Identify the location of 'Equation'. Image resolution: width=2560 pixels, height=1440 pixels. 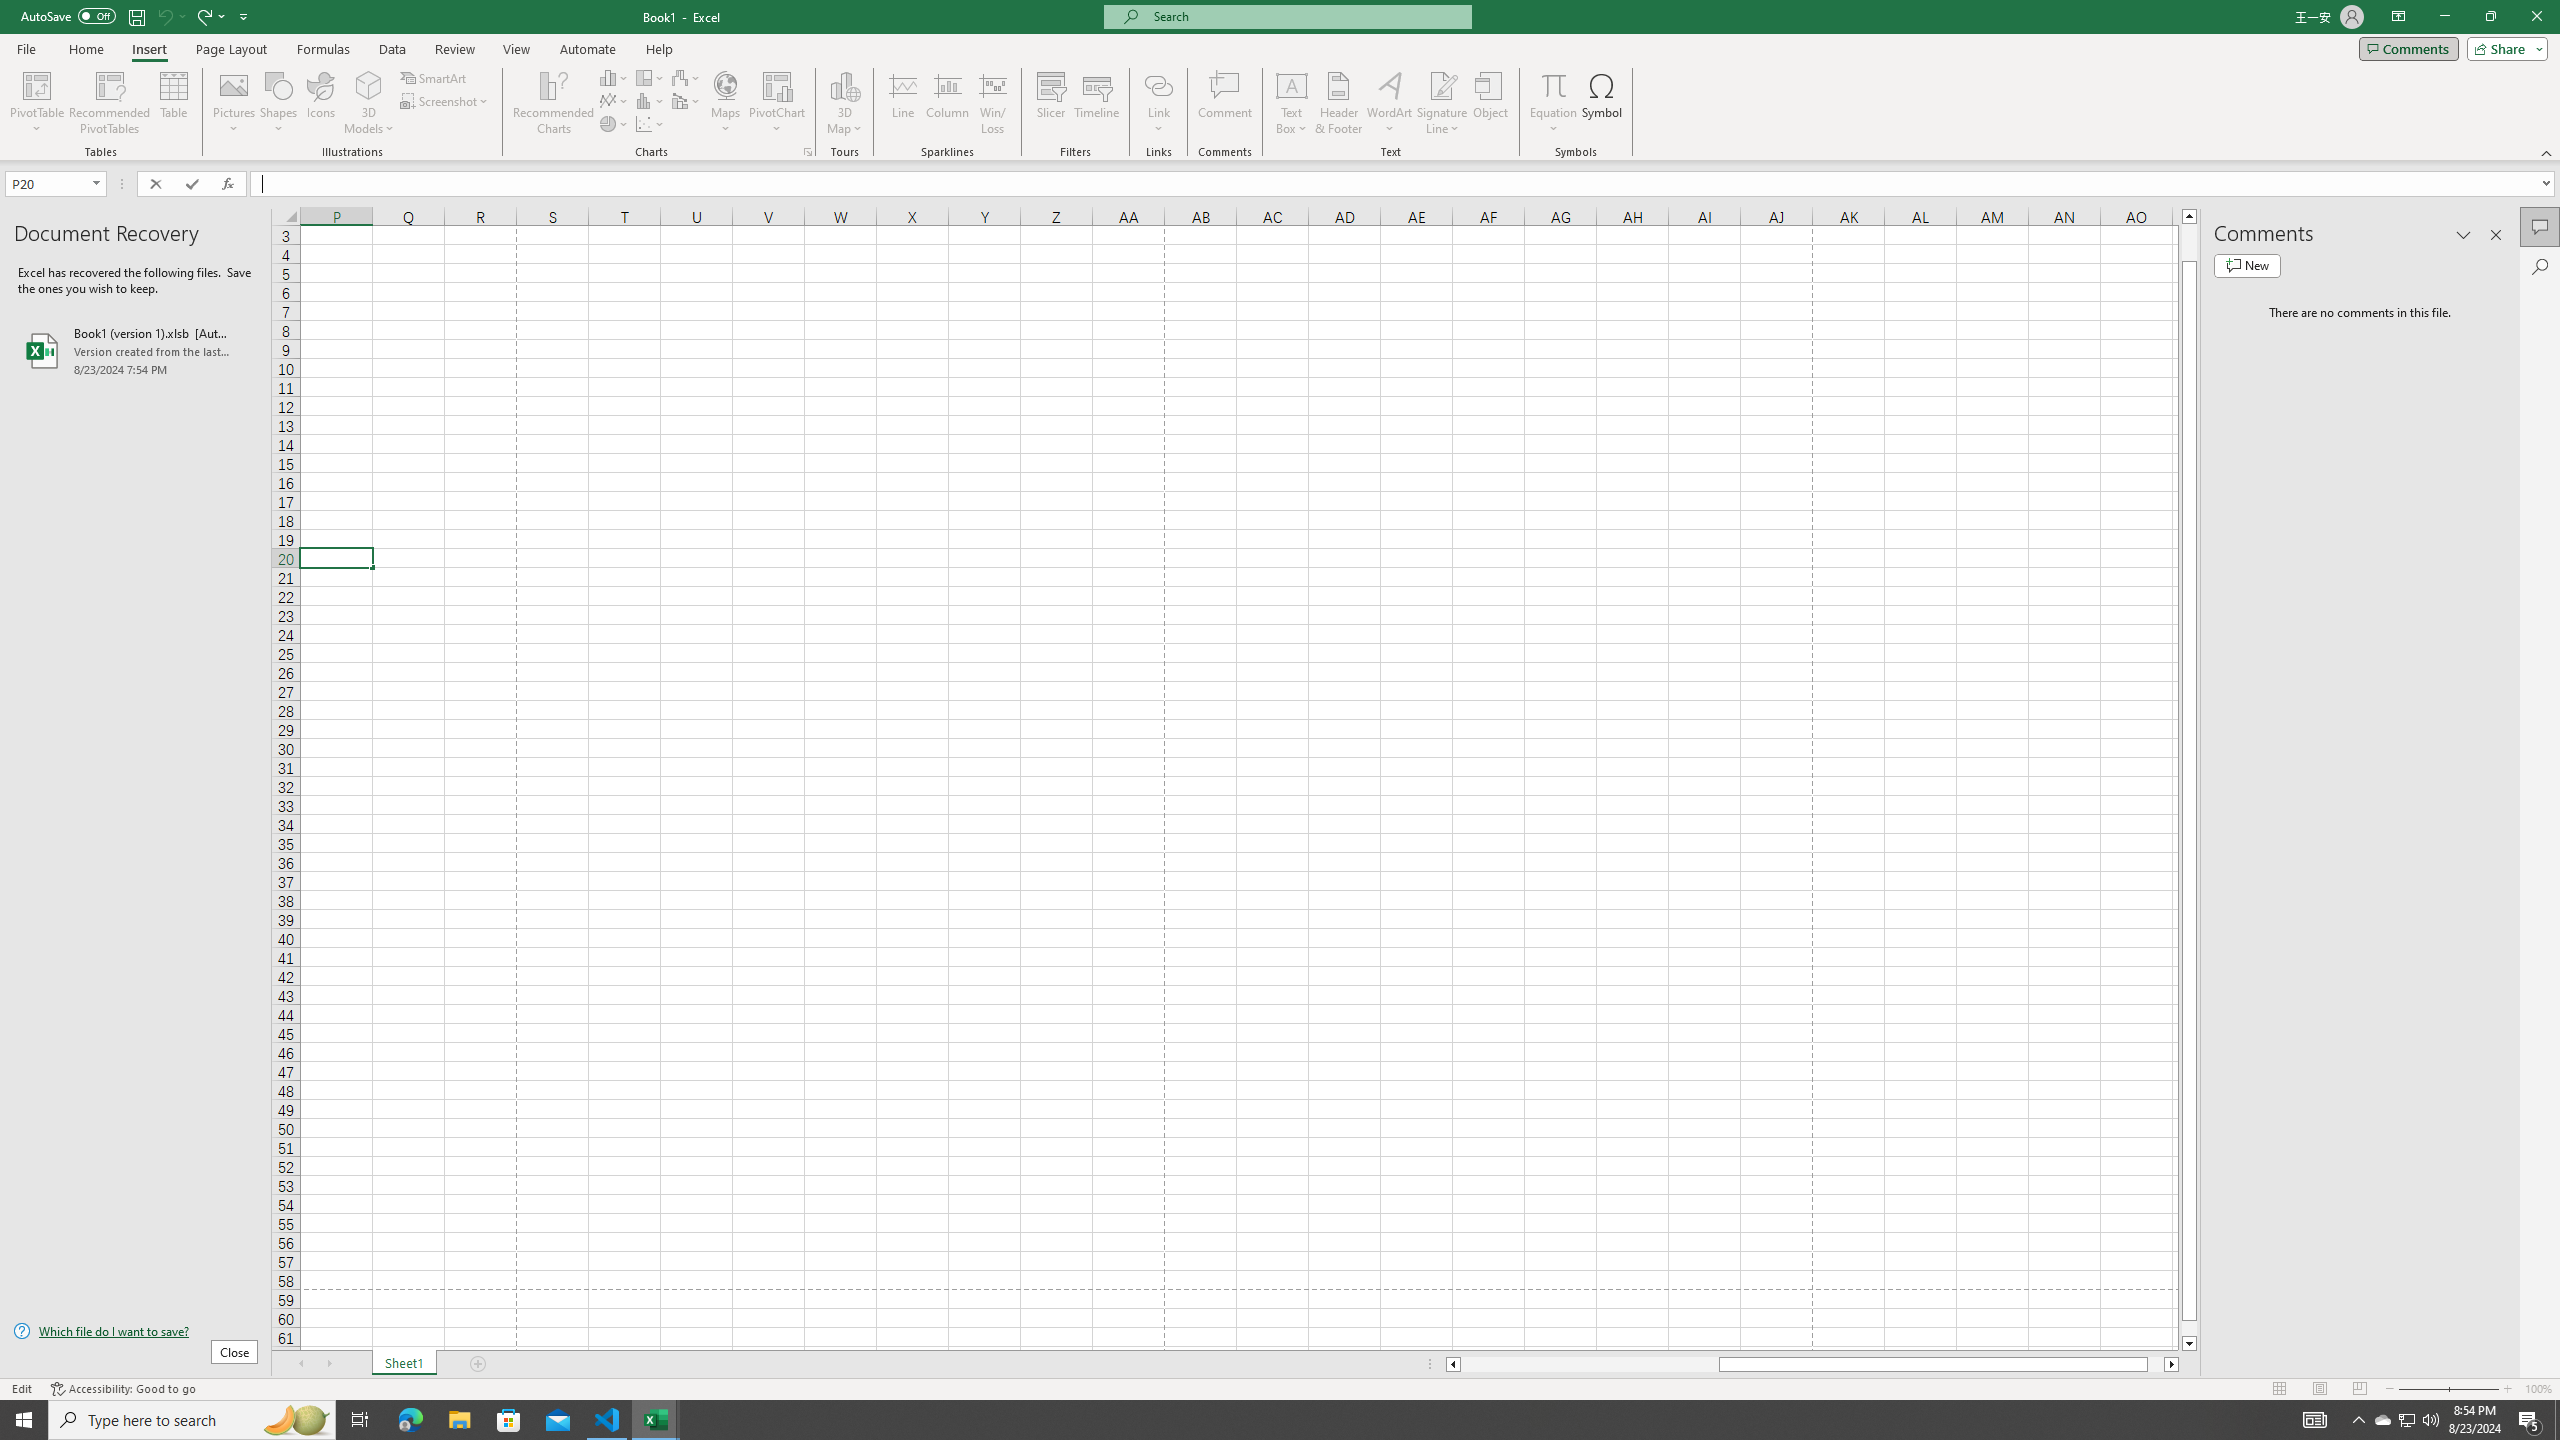
(1553, 103).